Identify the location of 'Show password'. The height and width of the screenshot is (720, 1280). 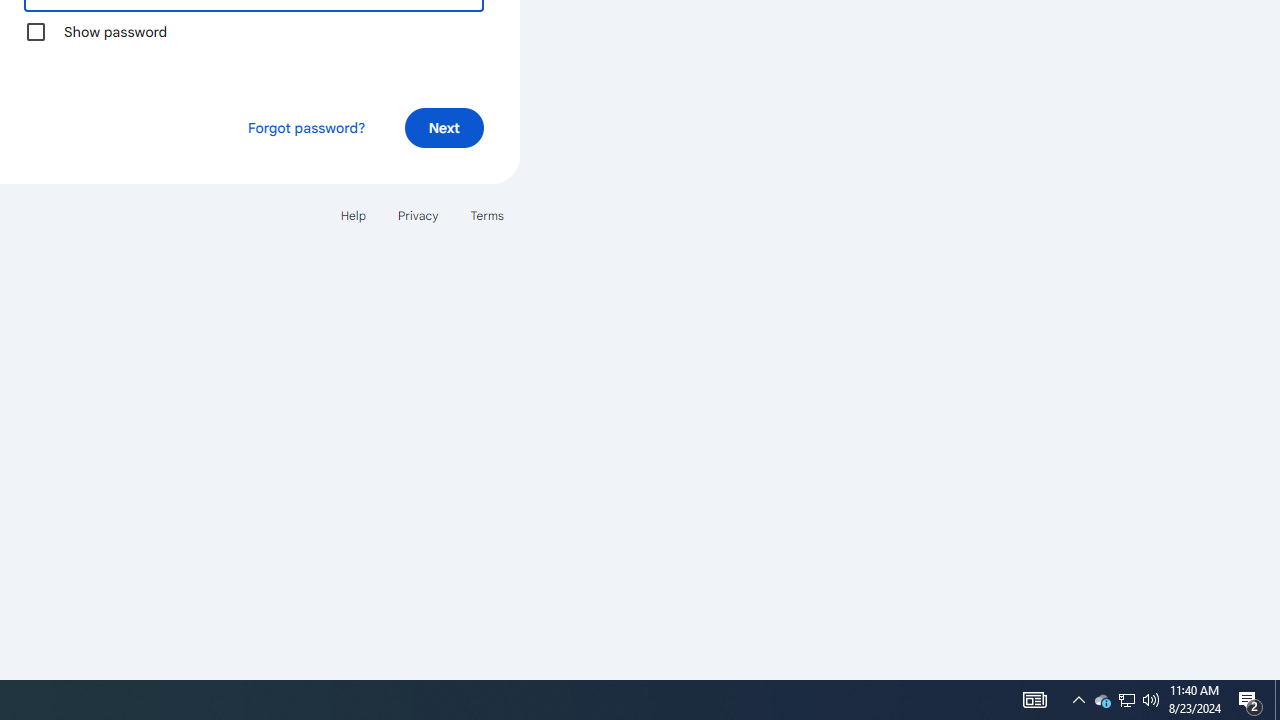
(35, 31).